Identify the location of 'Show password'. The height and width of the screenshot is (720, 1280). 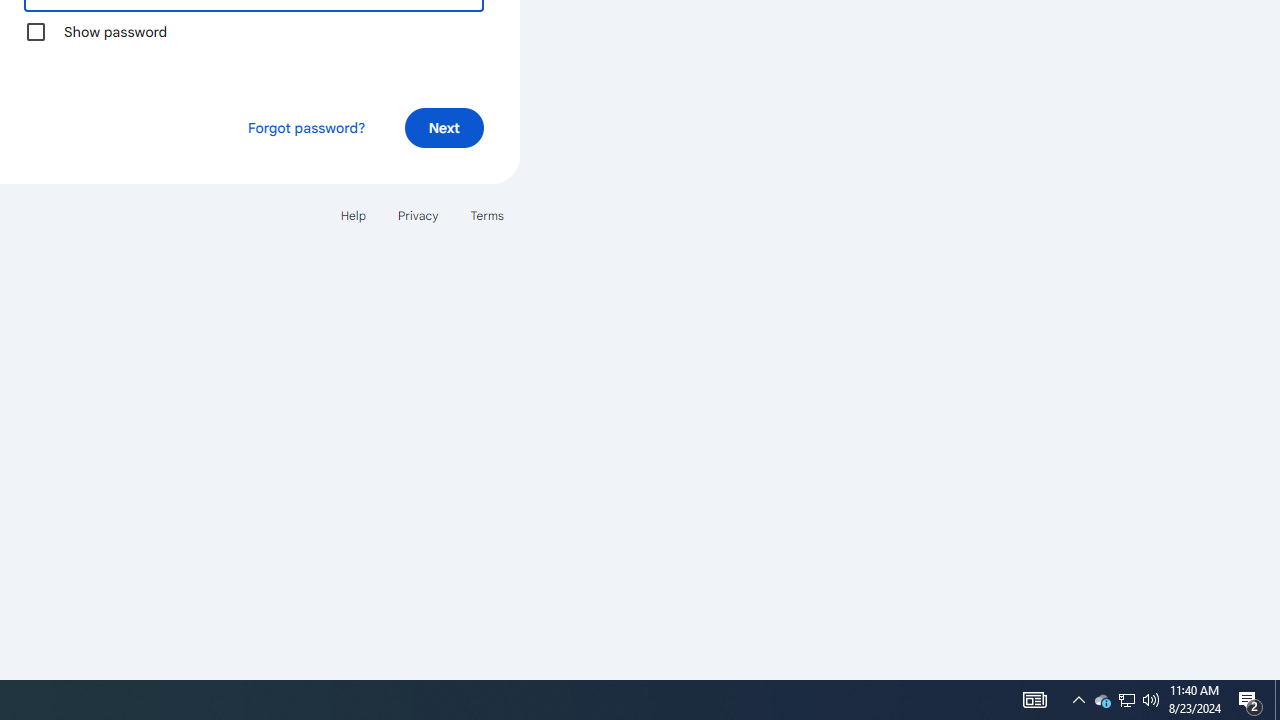
(35, 31).